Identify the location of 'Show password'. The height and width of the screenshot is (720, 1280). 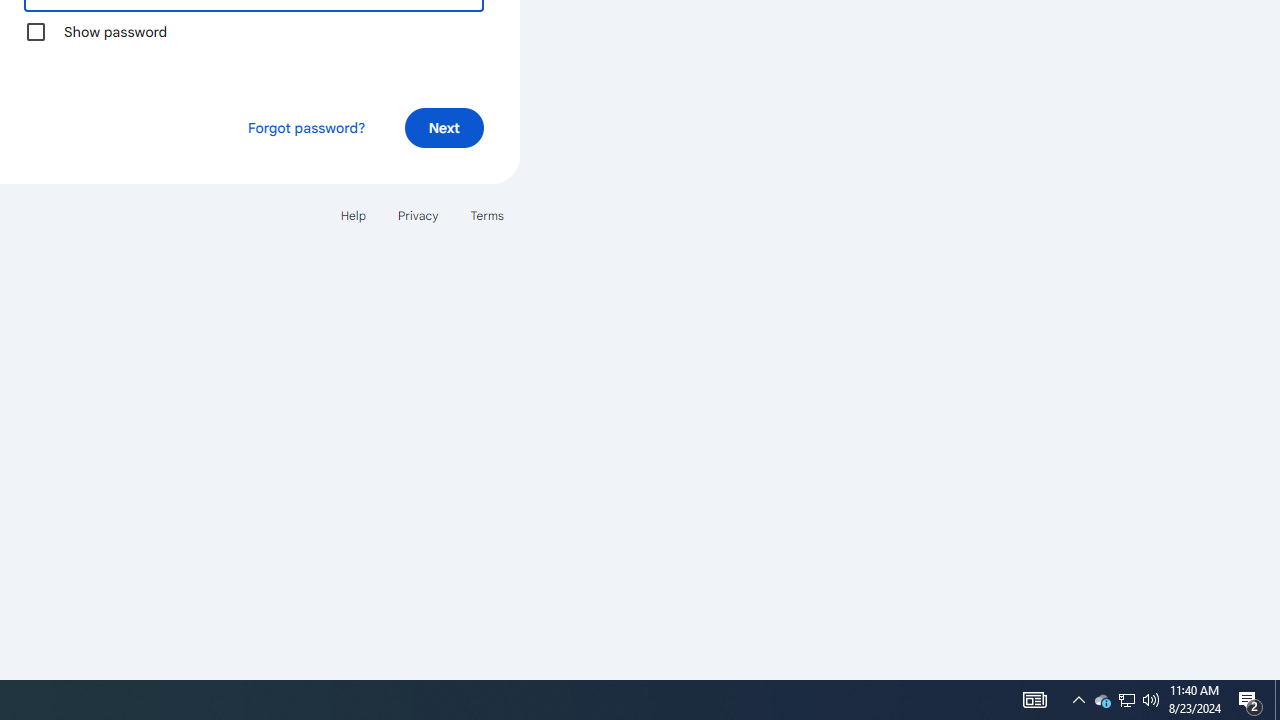
(35, 31).